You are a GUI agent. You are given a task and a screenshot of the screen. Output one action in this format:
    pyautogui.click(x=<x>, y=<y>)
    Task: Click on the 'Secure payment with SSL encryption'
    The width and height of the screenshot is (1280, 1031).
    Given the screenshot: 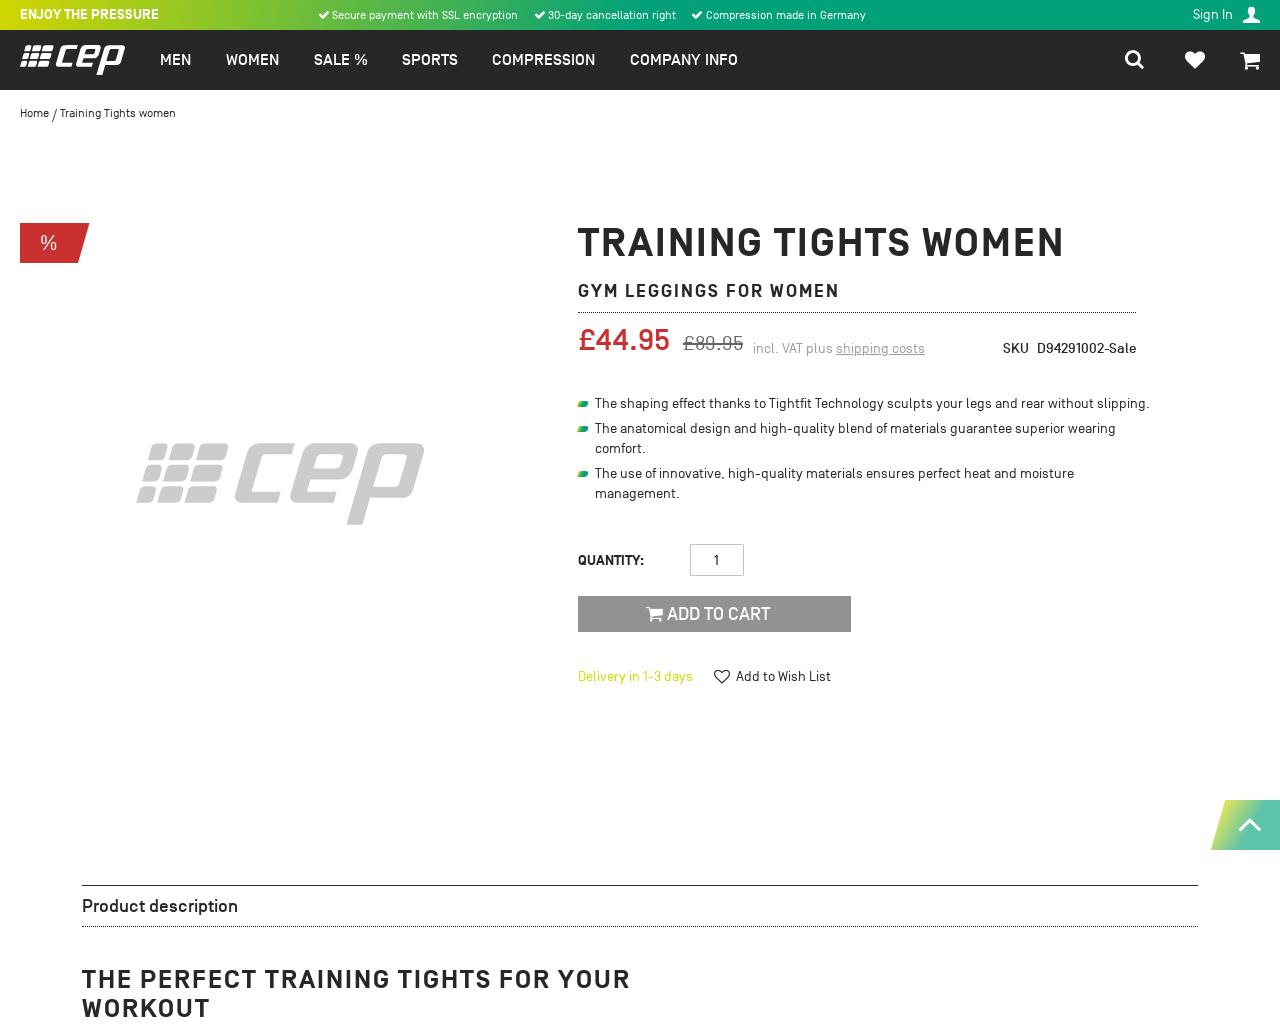 What is the action you would take?
    pyautogui.click(x=423, y=14)
    